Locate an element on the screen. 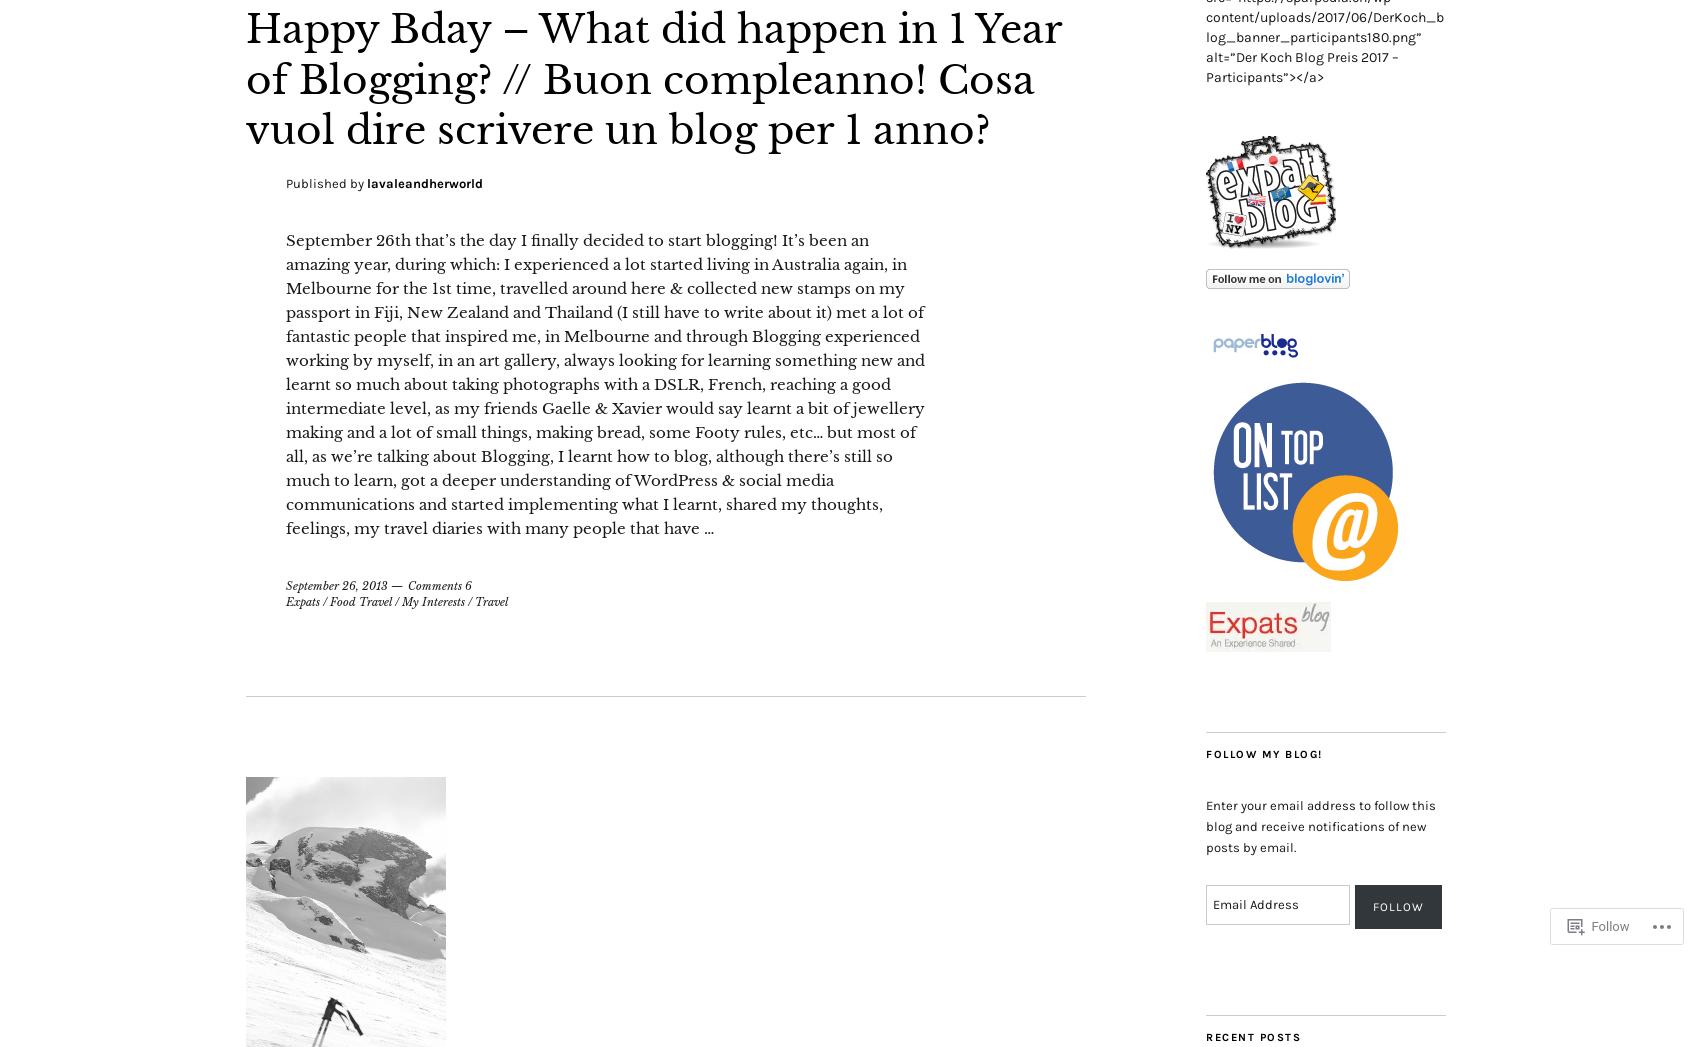  'Enter your email address to follow this blog and receive notifications of new posts by email.' is located at coordinates (1319, 825).